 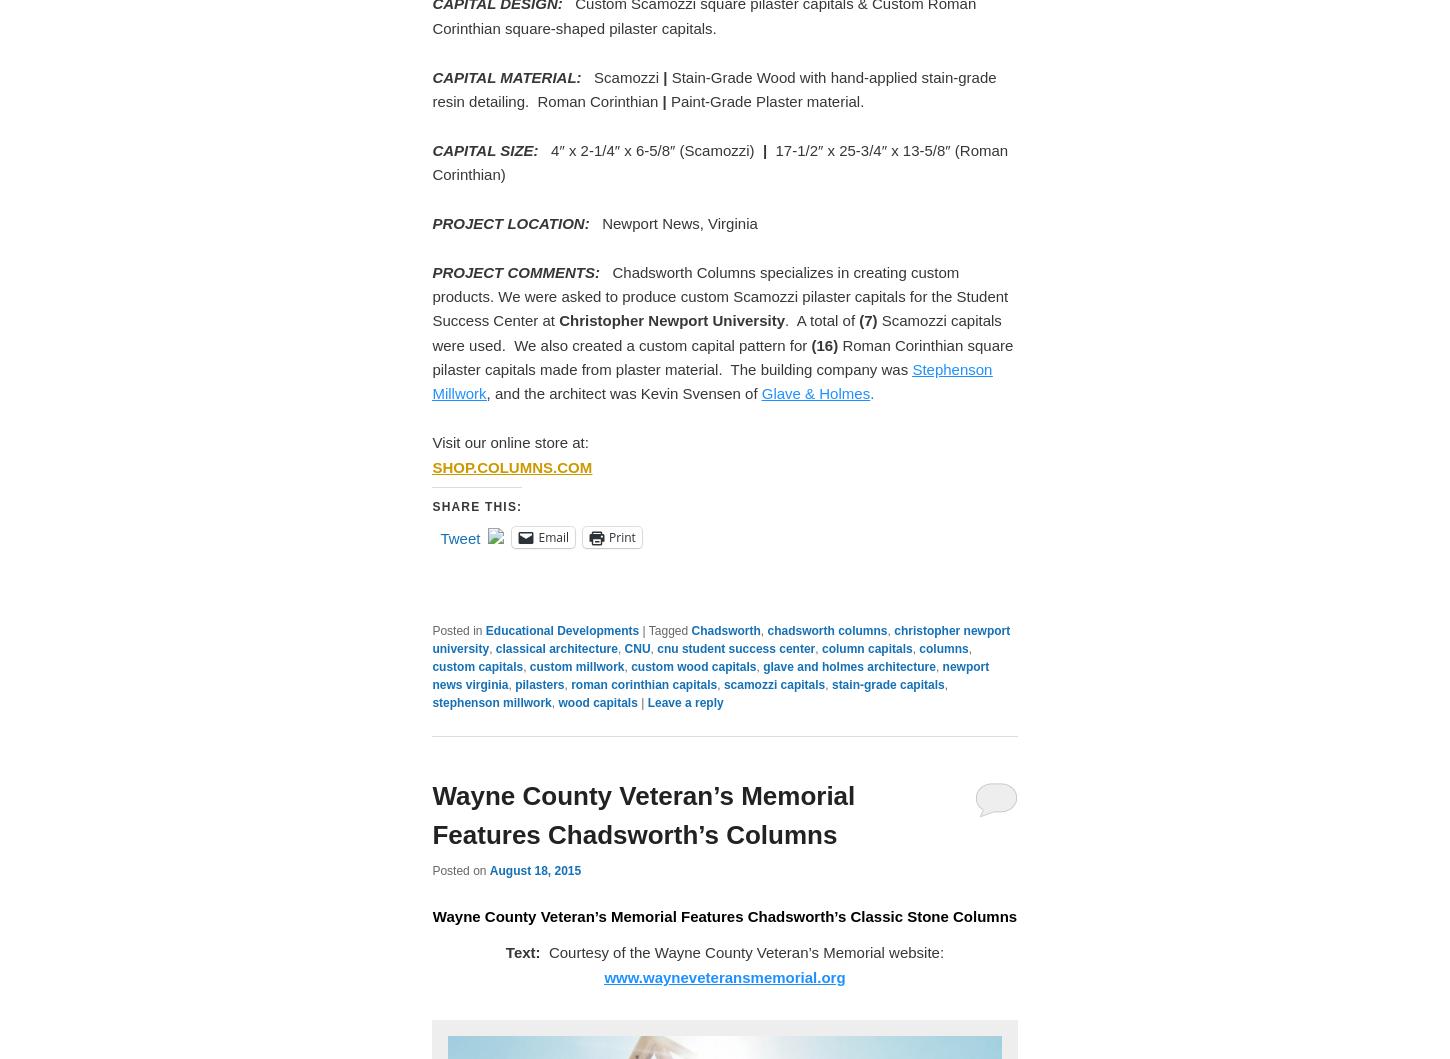 What do you see at coordinates (459, 871) in the screenshot?
I see `'Posted on'` at bounding box center [459, 871].